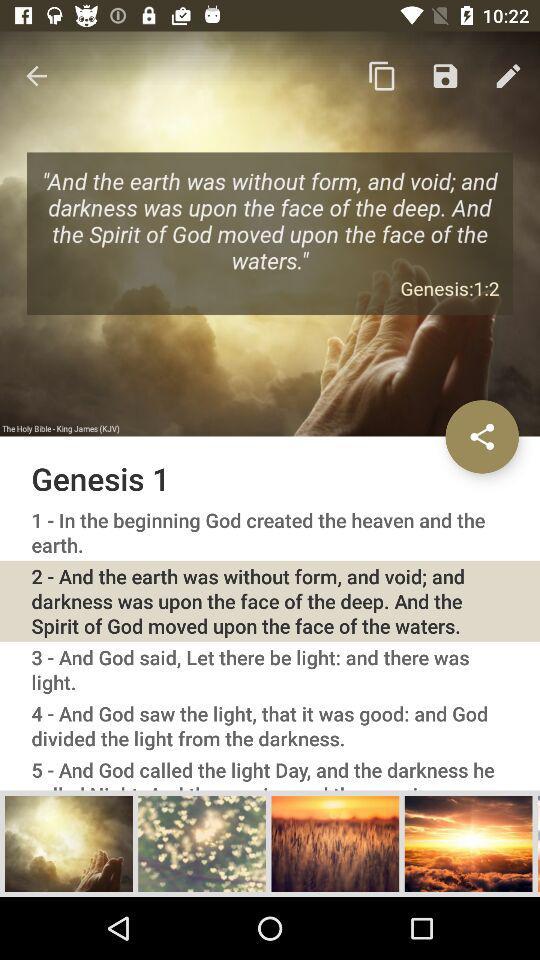 This screenshot has height=960, width=540. Describe the element at coordinates (270, 478) in the screenshot. I see `genesis 1 icon` at that location.